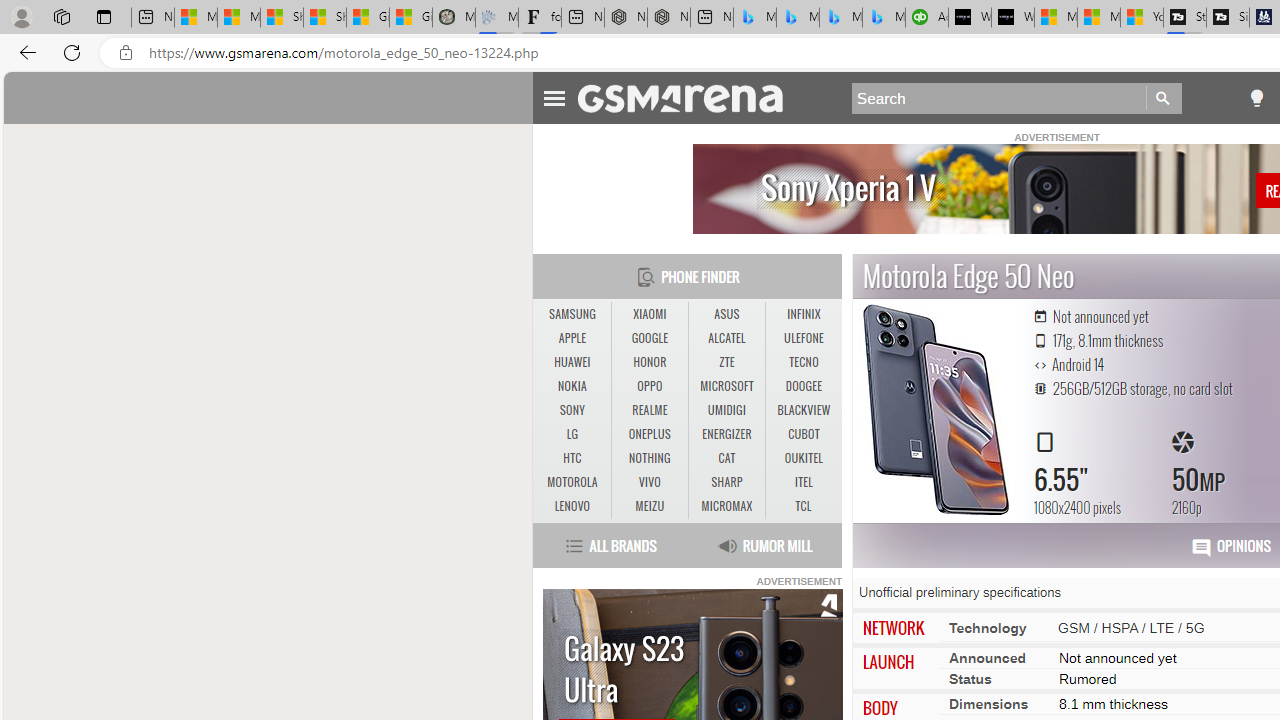 The width and height of the screenshot is (1280, 720). What do you see at coordinates (803, 505) in the screenshot?
I see `'TCL'` at bounding box center [803, 505].